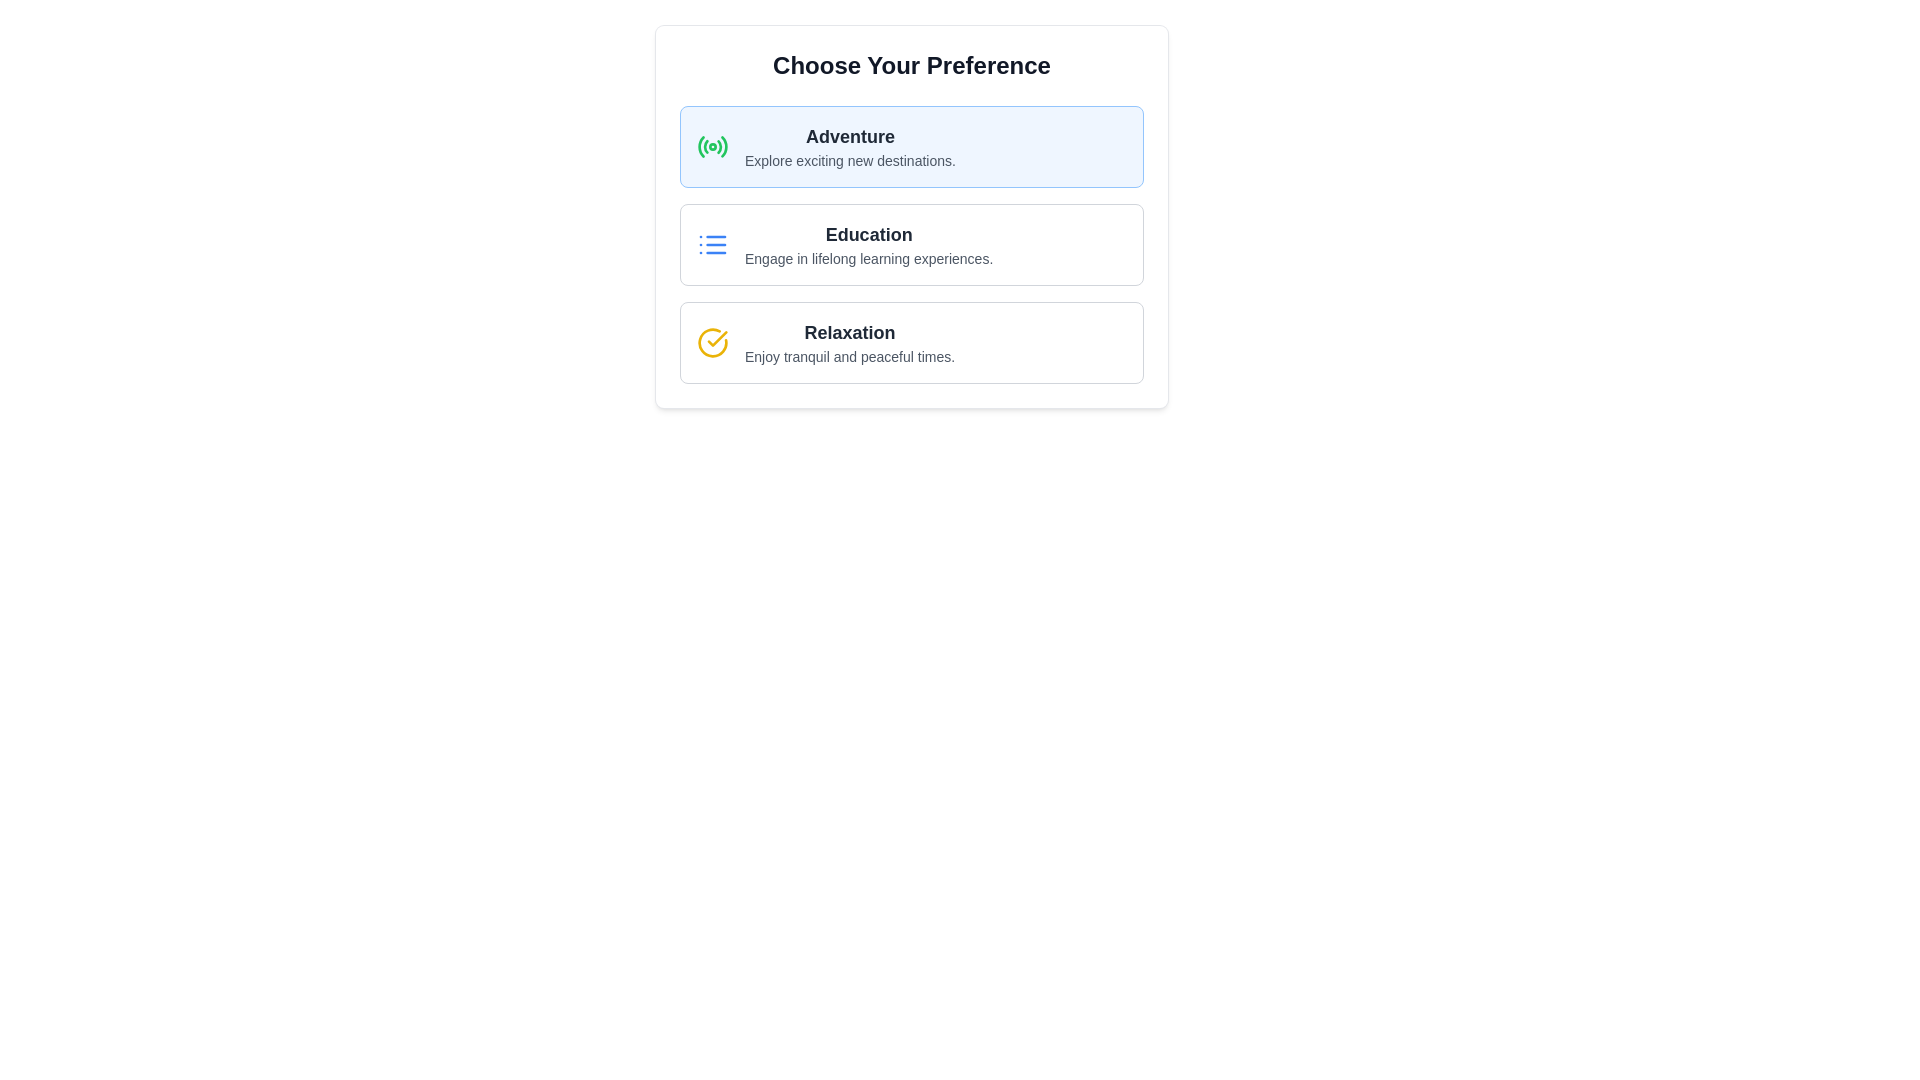  I want to click on the 'Education' option in the selectable list, so click(911, 244).